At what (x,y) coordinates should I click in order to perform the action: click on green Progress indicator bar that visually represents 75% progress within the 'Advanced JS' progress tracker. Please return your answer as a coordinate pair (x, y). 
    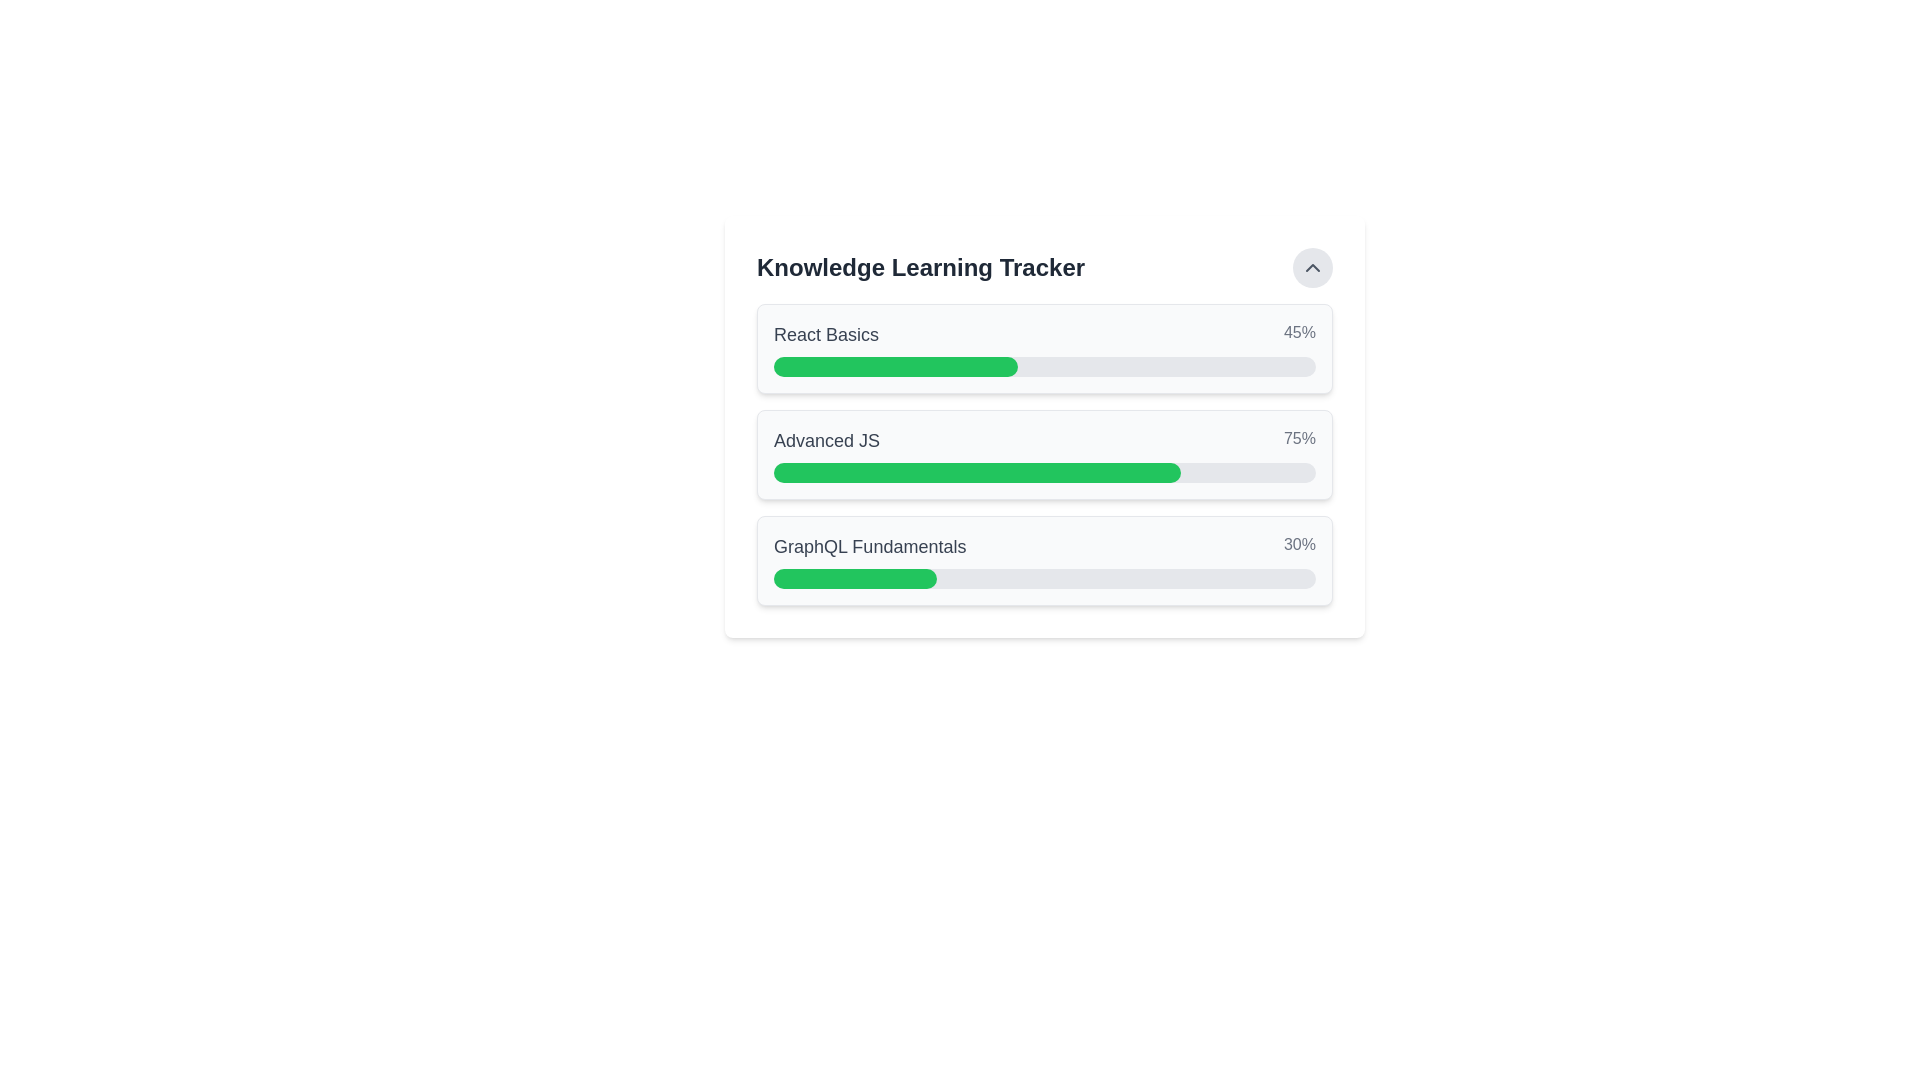
    Looking at the image, I should click on (977, 473).